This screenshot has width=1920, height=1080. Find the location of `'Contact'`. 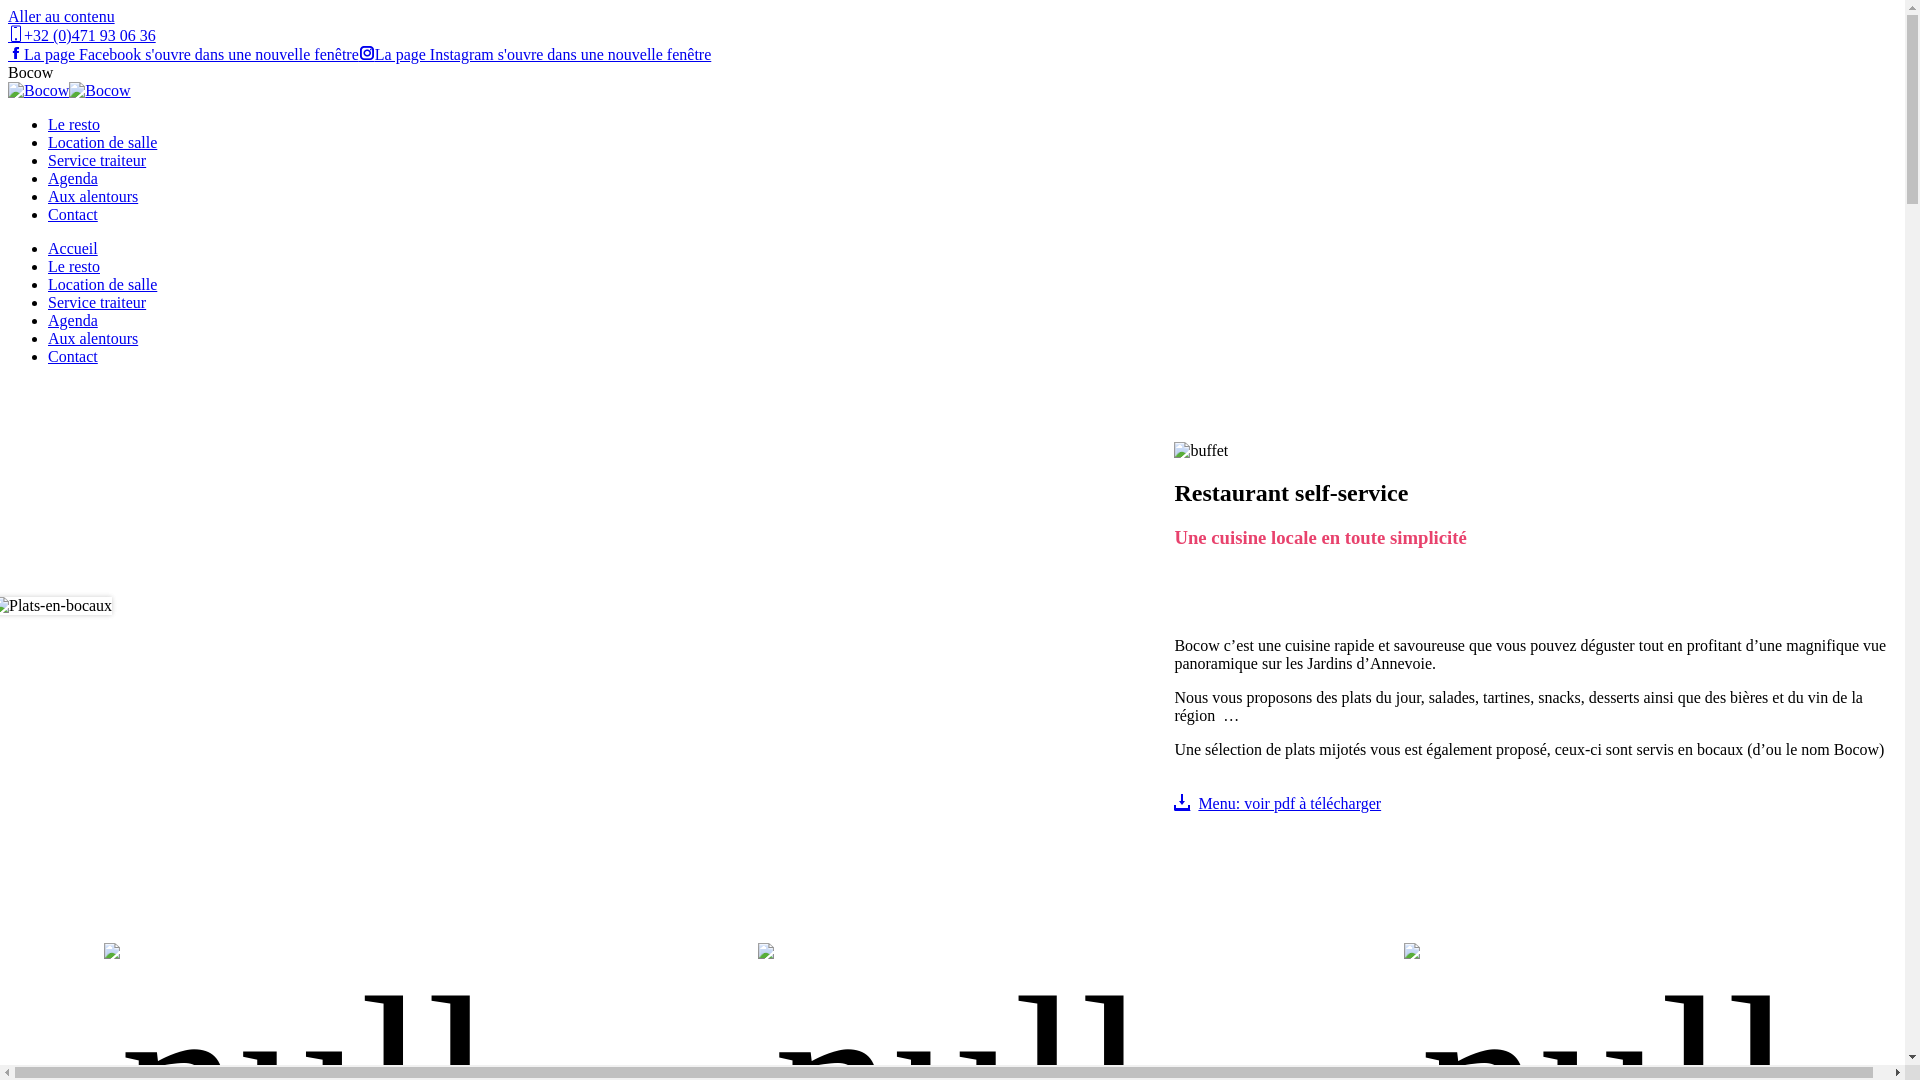

'Contact' is located at coordinates (72, 355).